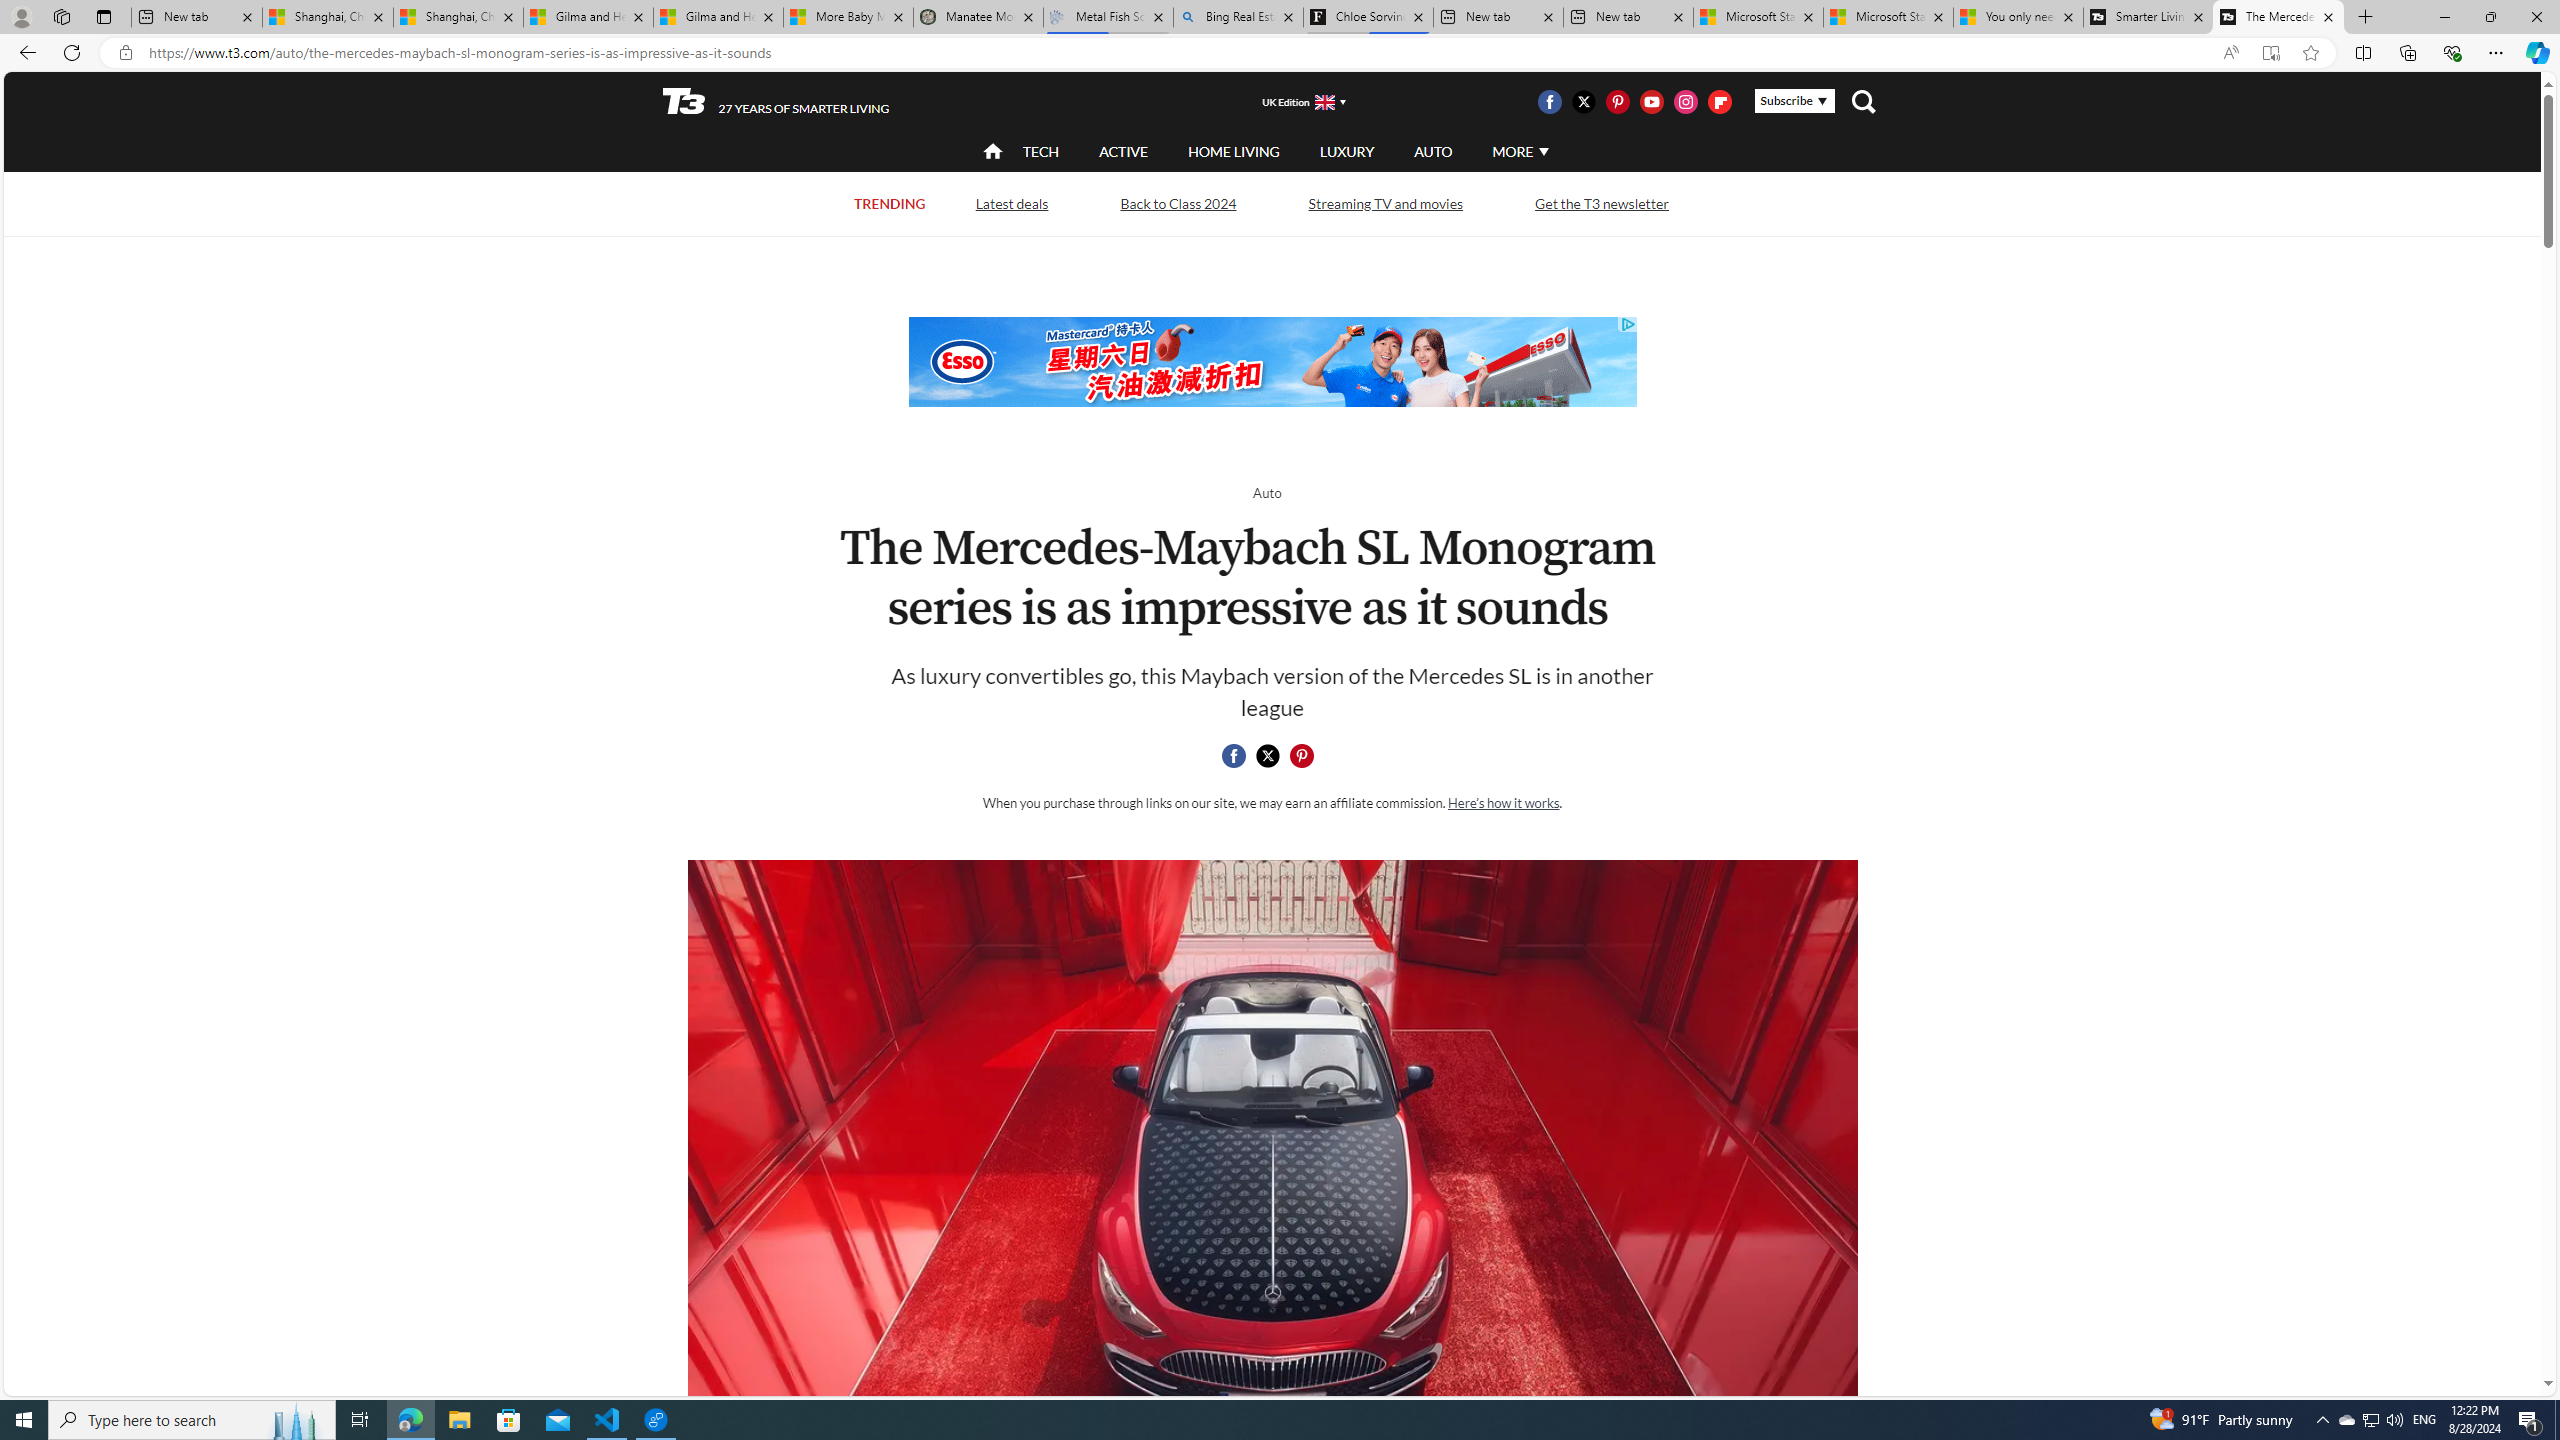 Image resolution: width=2560 pixels, height=1440 pixels. What do you see at coordinates (1617, 100) in the screenshot?
I see `'Visit us on Pintrest'` at bounding box center [1617, 100].